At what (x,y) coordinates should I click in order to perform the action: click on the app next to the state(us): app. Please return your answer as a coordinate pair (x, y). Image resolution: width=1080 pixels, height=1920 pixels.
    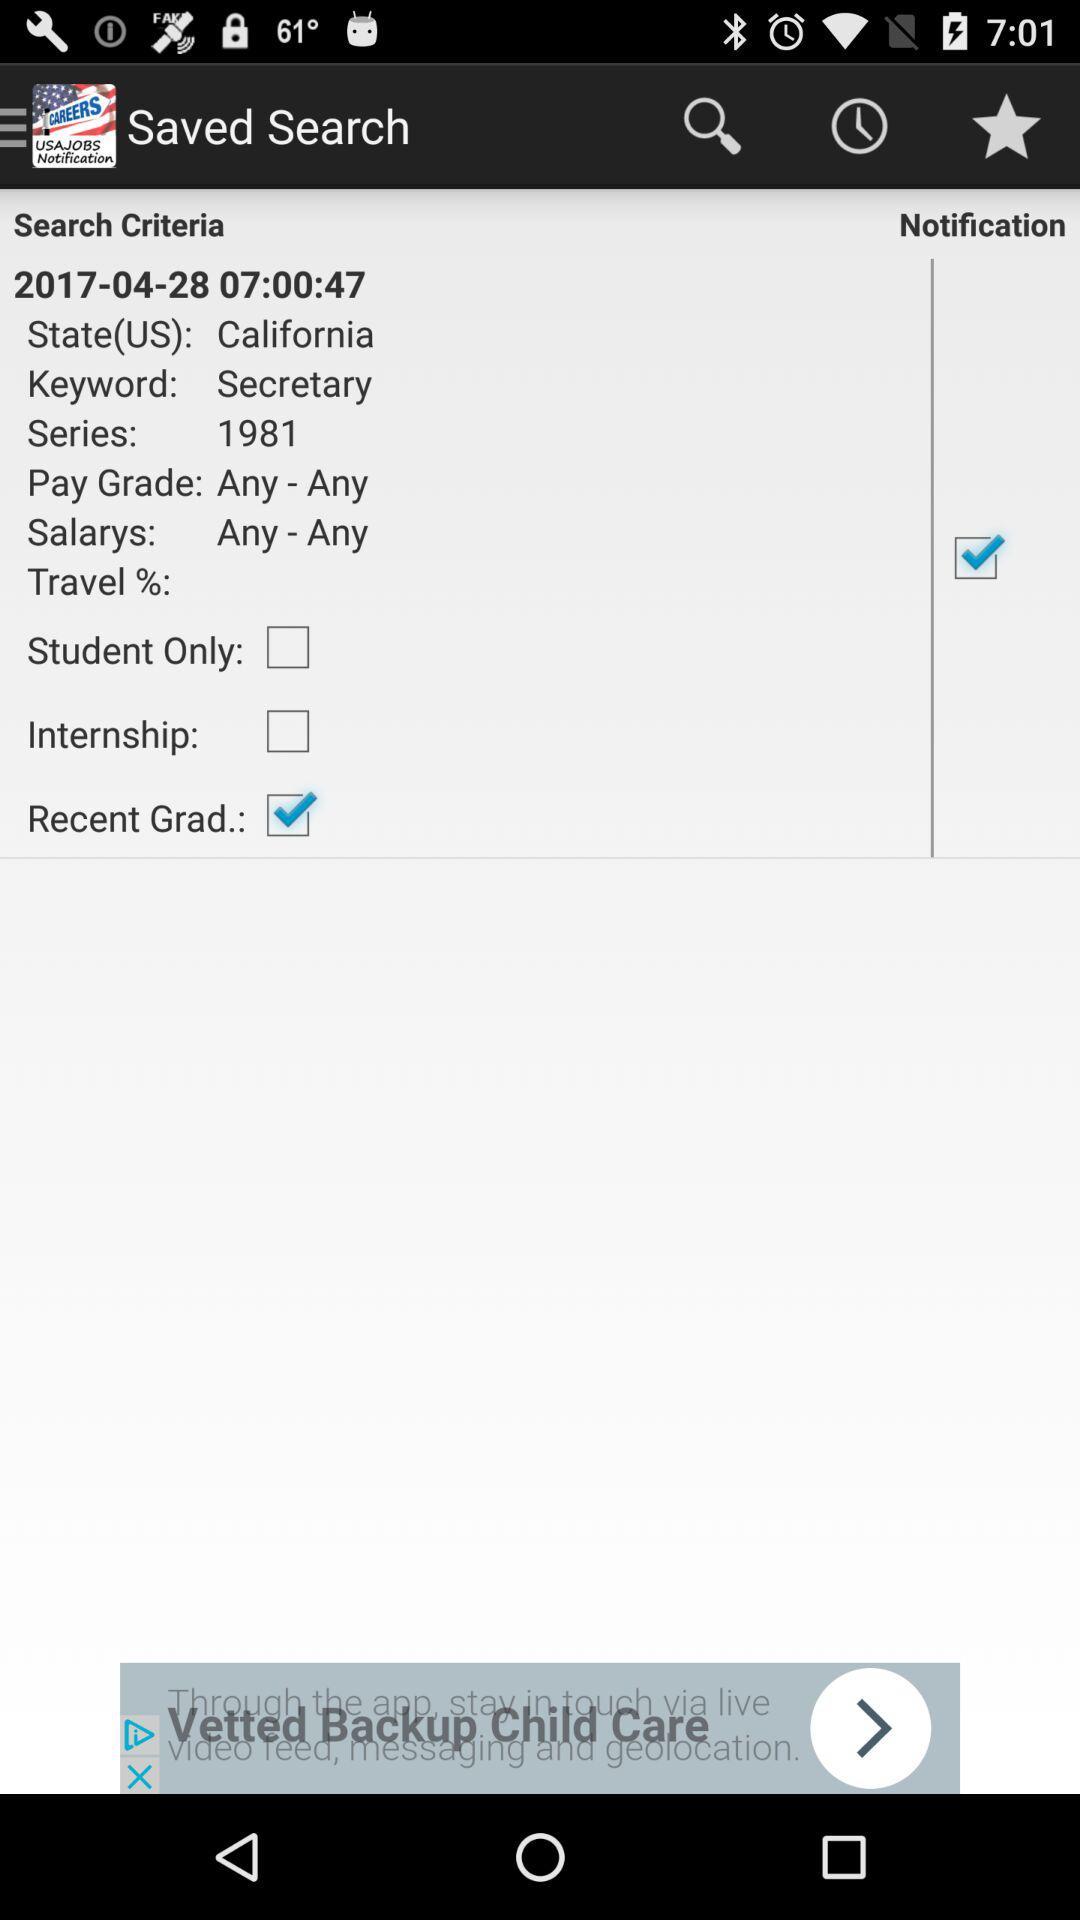
    Looking at the image, I should click on (289, 332).